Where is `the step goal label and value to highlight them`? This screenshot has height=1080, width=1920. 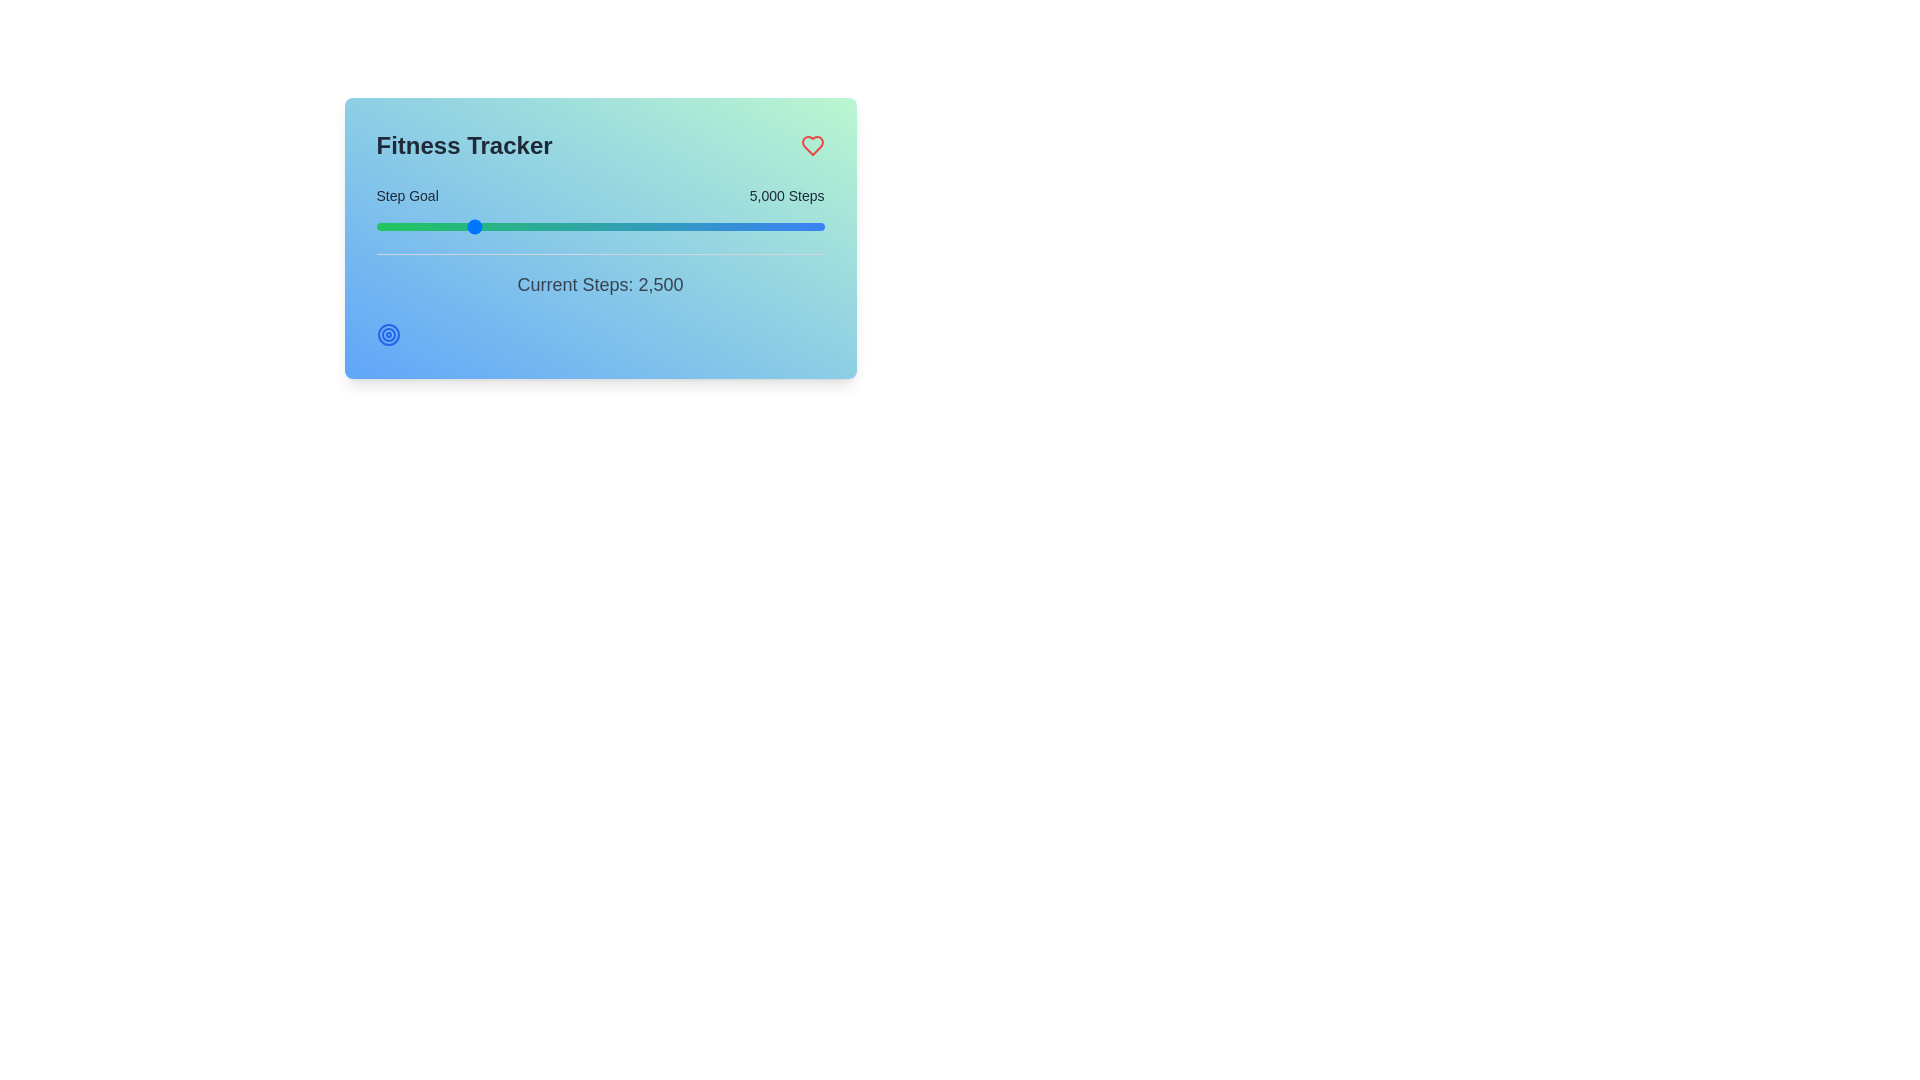 the step goal label and value to highlight them is located at coordinates (406, 196).